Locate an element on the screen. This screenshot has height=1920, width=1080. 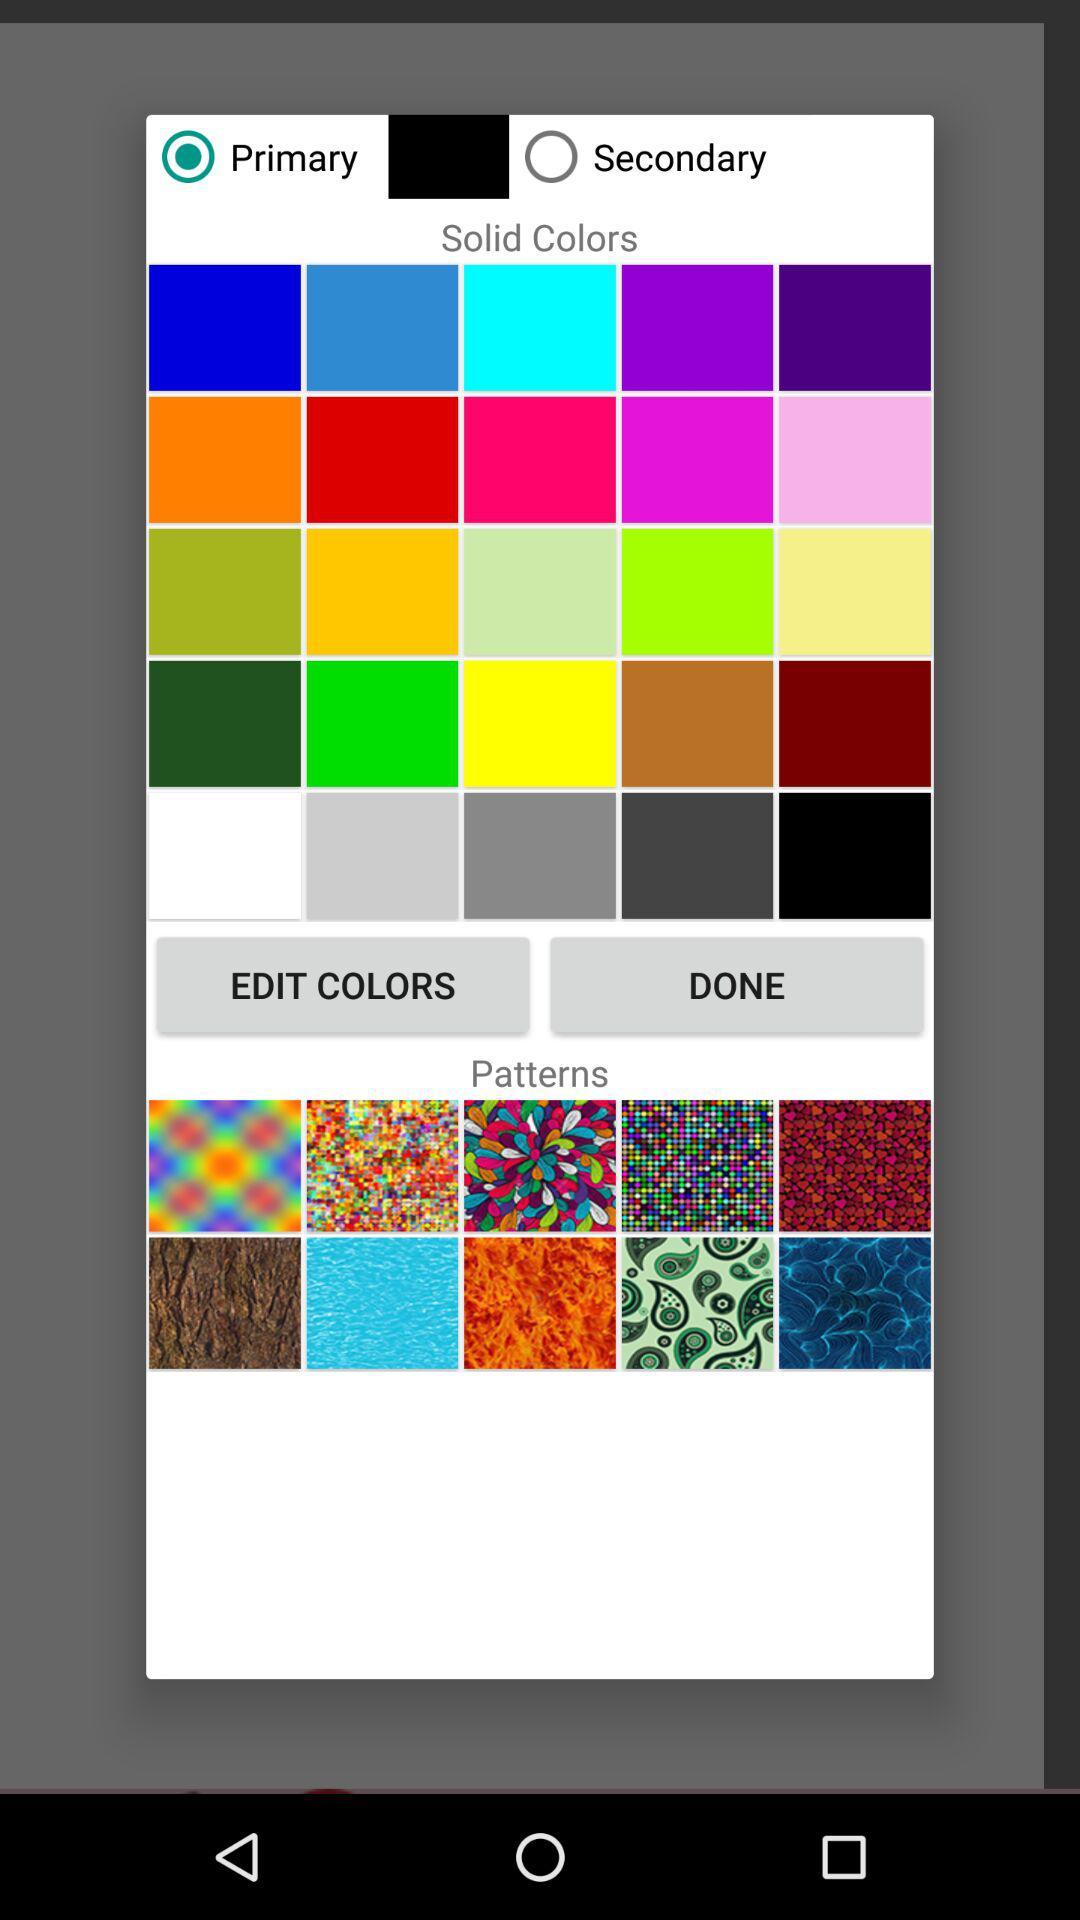
color is located at coordinates (540, 722).